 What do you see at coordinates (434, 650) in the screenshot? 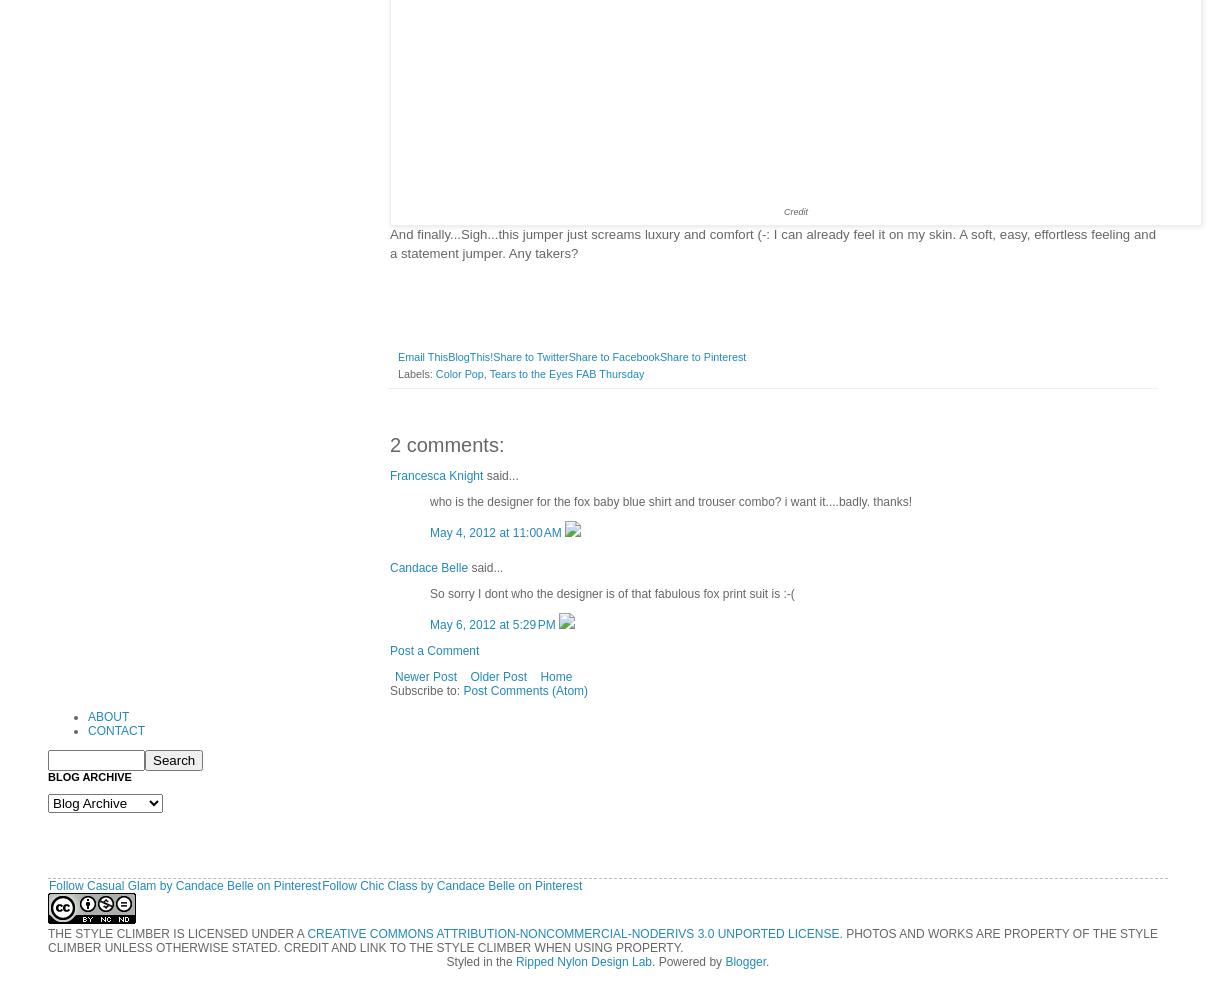
I see `'Post a Comment'` at bounding box center [434, 650].